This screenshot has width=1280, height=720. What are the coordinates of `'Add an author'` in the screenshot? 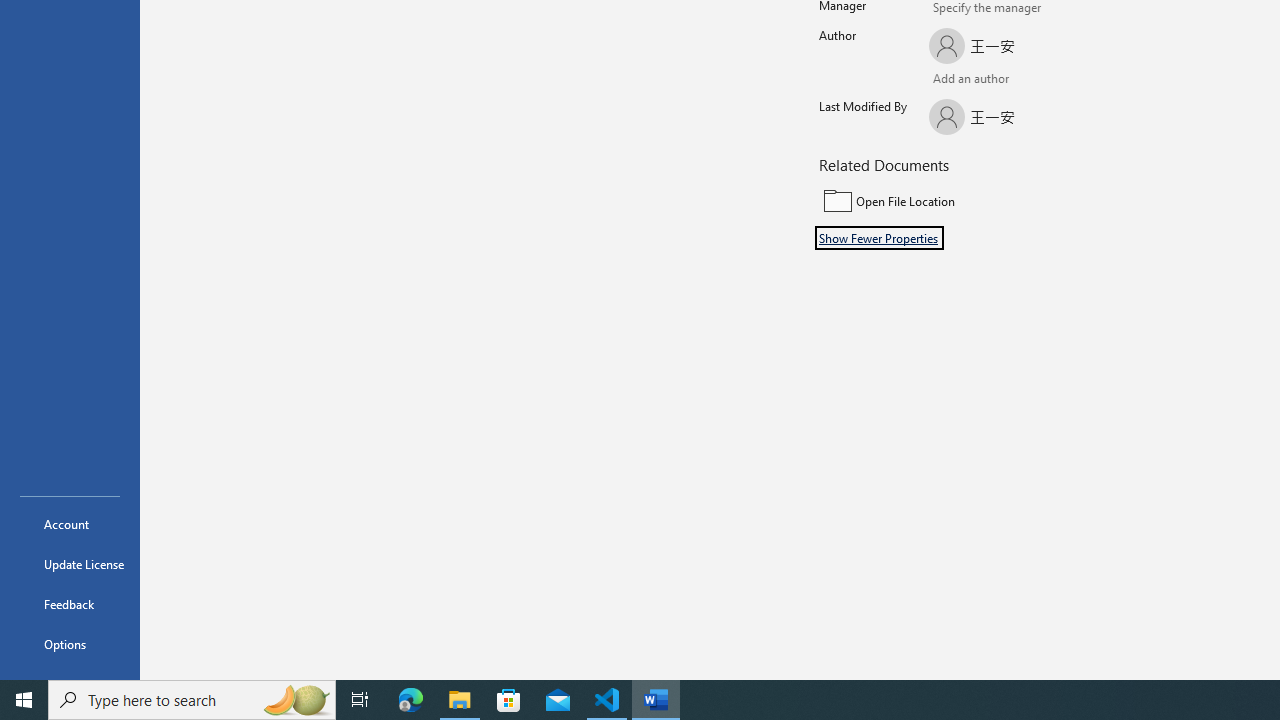 It's located at (948, 80).